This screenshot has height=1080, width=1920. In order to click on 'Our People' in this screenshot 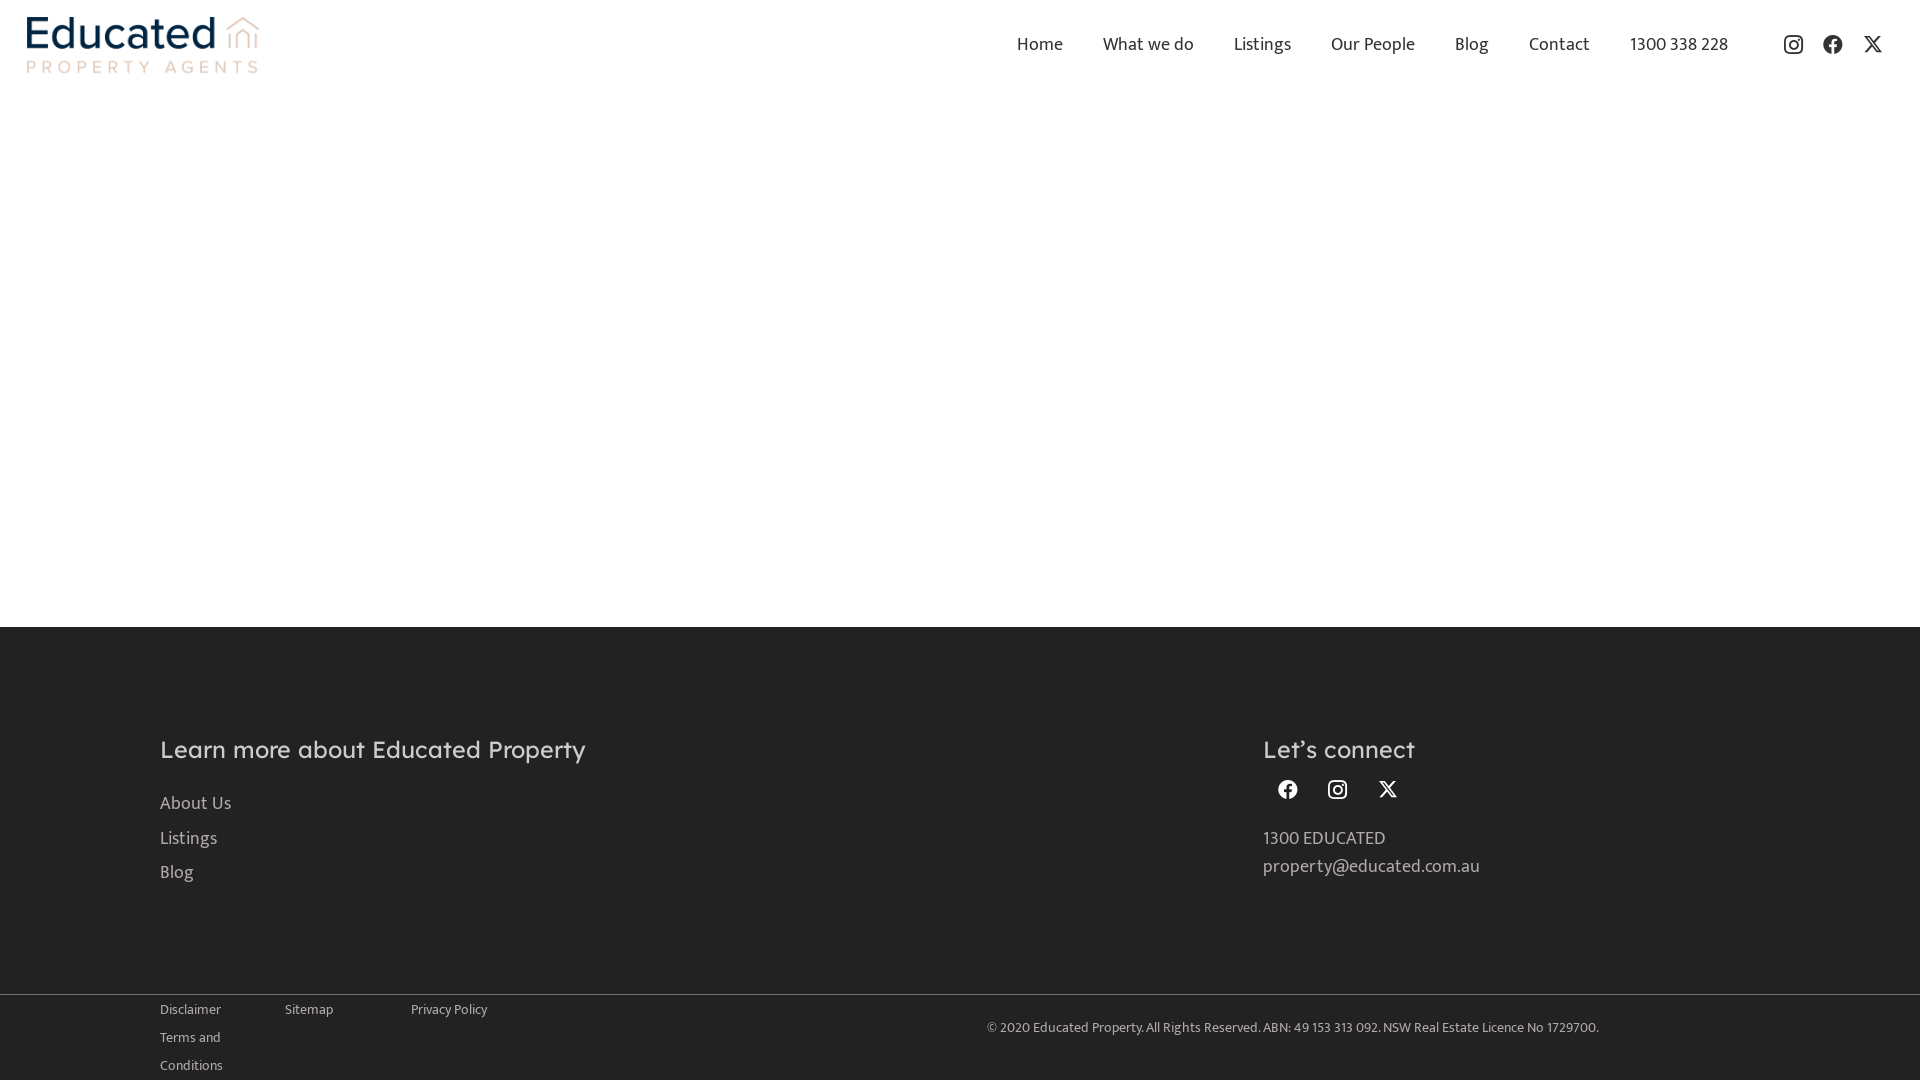, I will do `click(1310, 45)`.